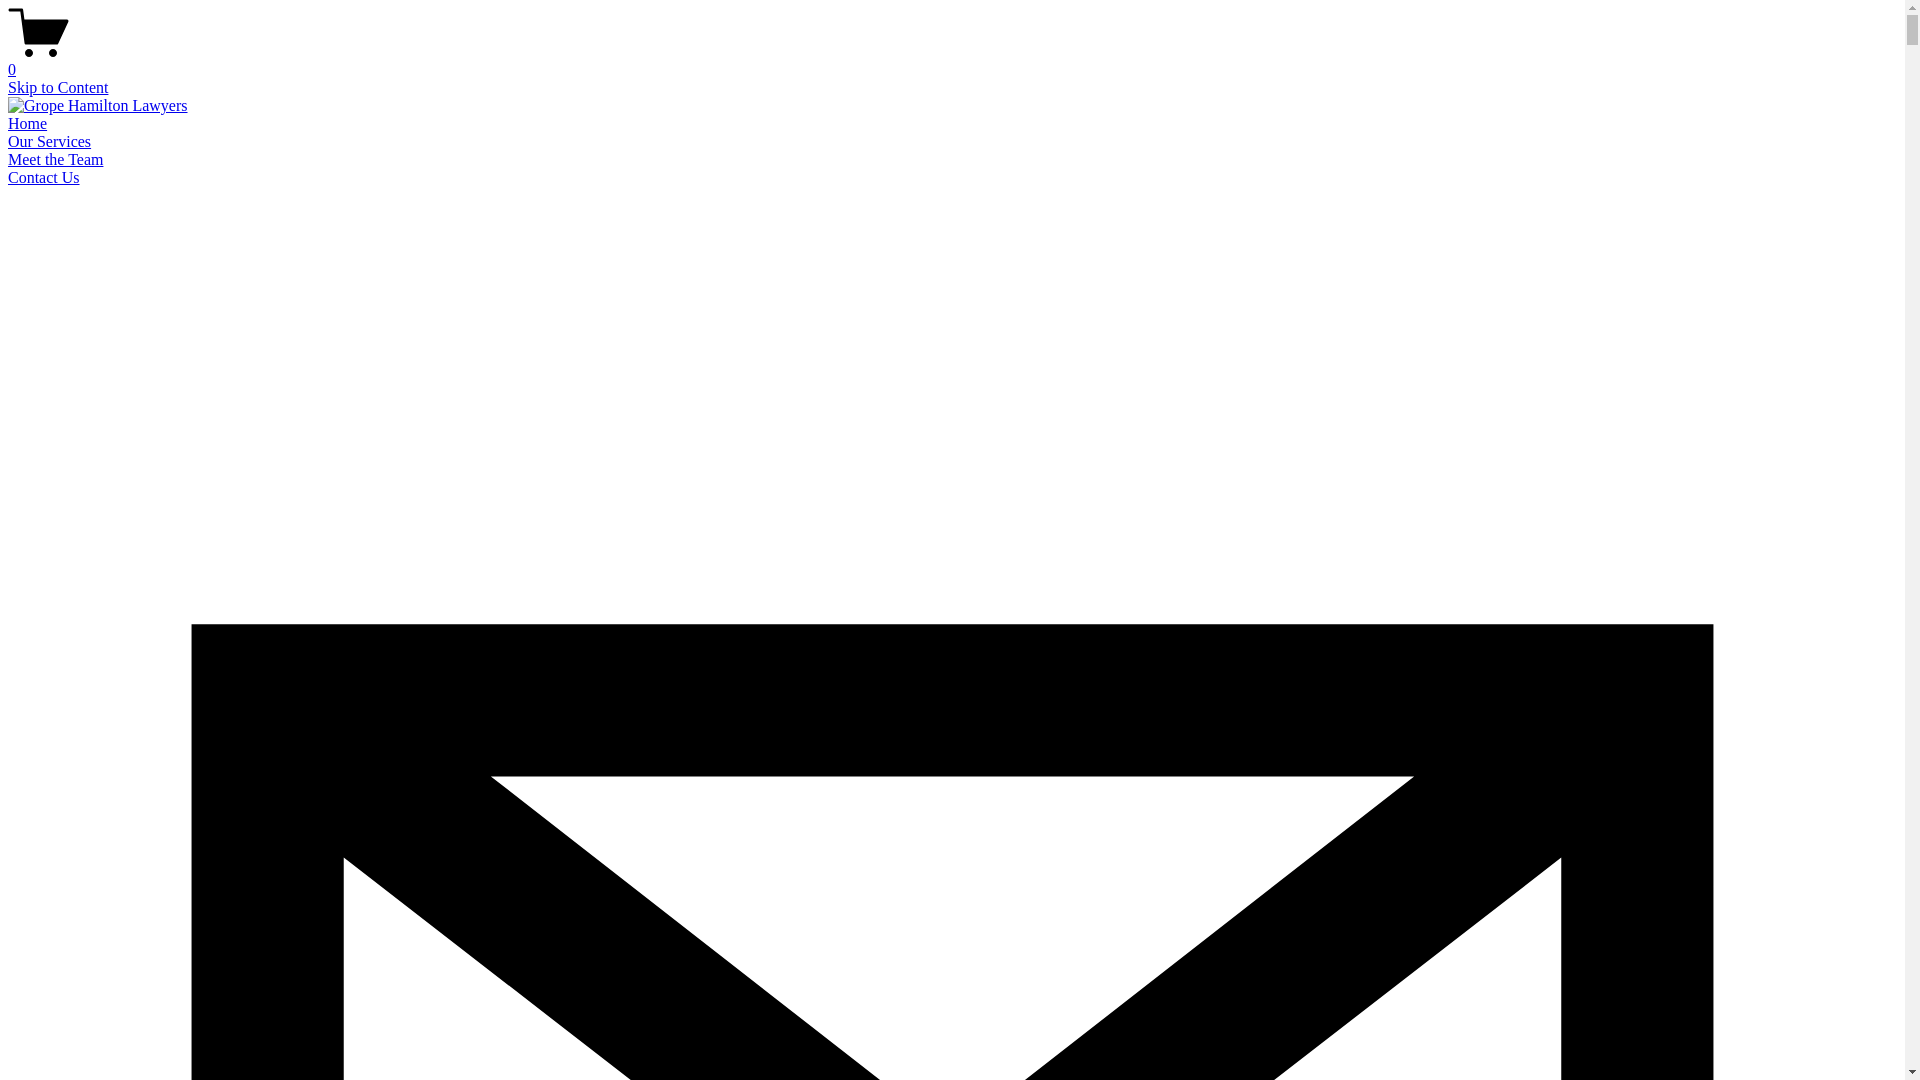 The image size is (1920, 1080). Describe the element at coordinates (8, 86) in the screenshot. I see `'Skip to Content'` at that location.